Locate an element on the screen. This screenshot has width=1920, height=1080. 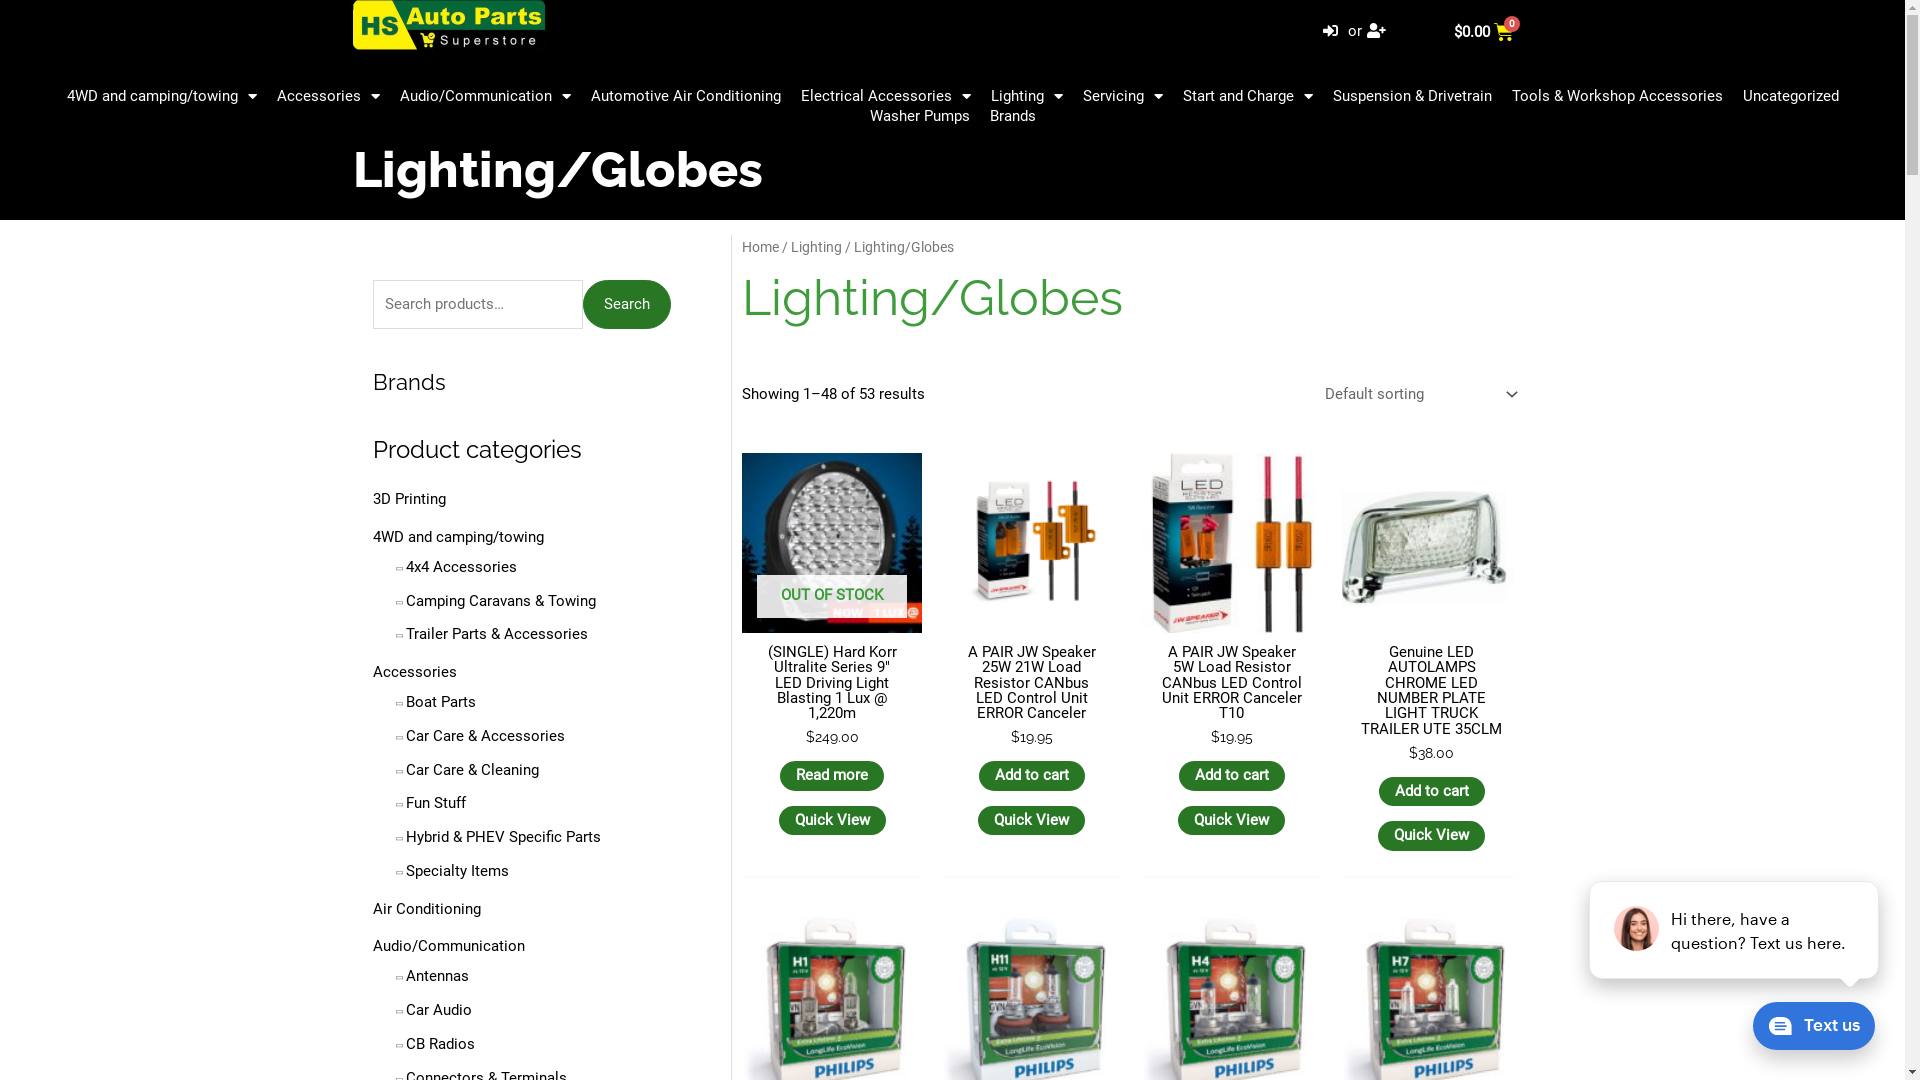
'Quick View' is located at coordinates (1177, 821).